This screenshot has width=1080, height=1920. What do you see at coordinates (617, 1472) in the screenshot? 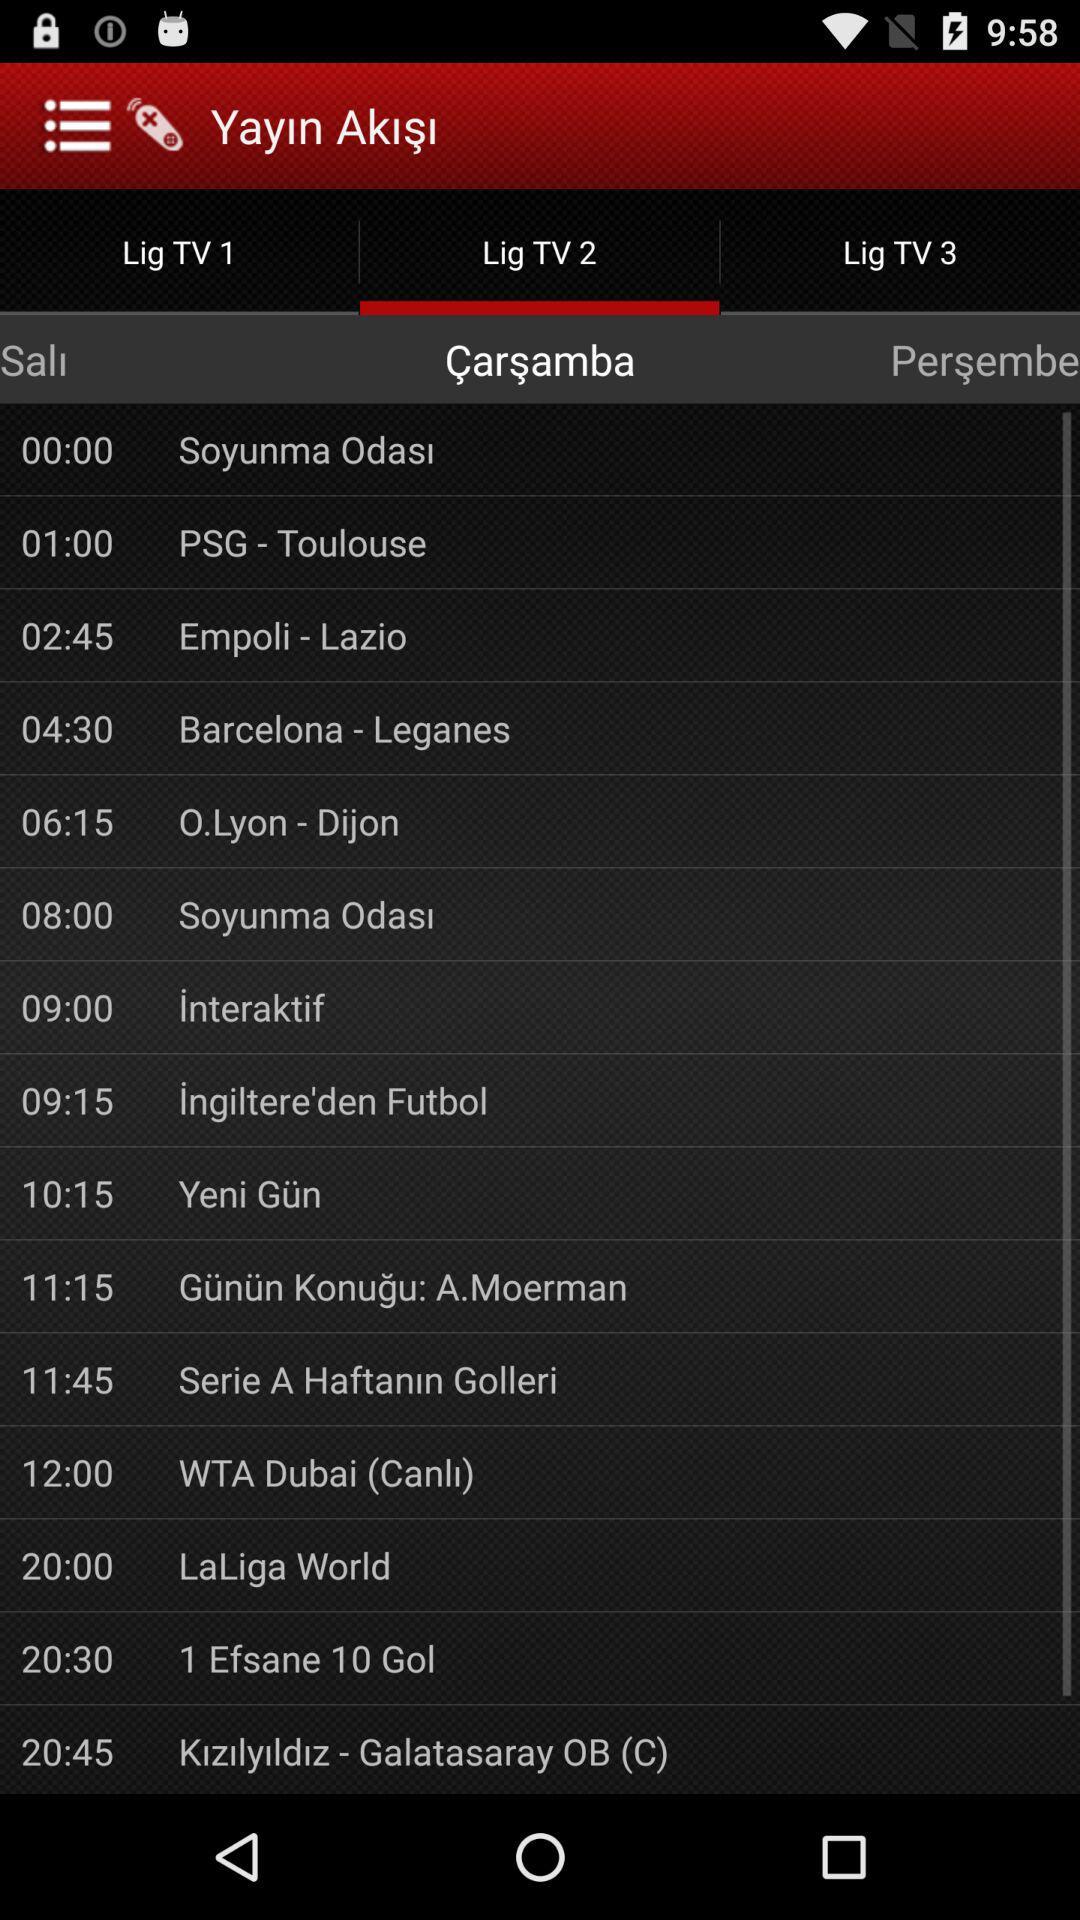
I see `item above the laliga world icon` at bounding box center [617, 1472].